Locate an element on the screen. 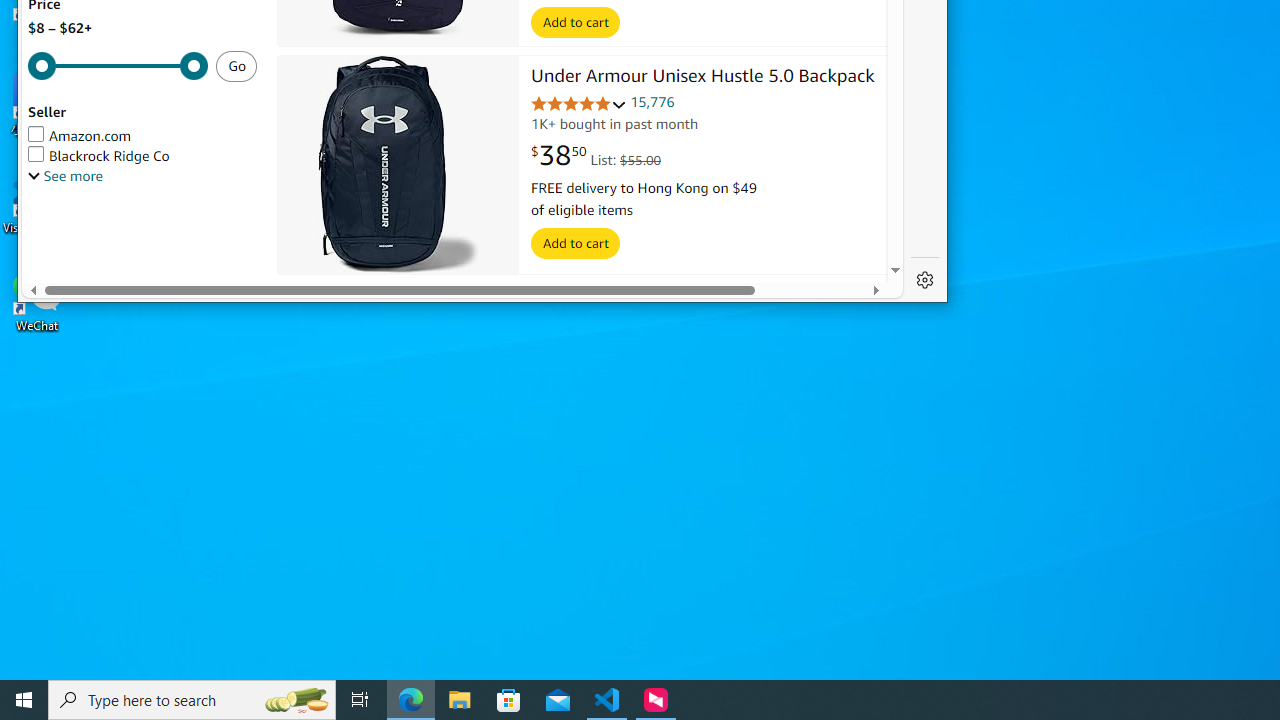  'Search highlights icon opens search home window' is located at coordinates (294, 698).